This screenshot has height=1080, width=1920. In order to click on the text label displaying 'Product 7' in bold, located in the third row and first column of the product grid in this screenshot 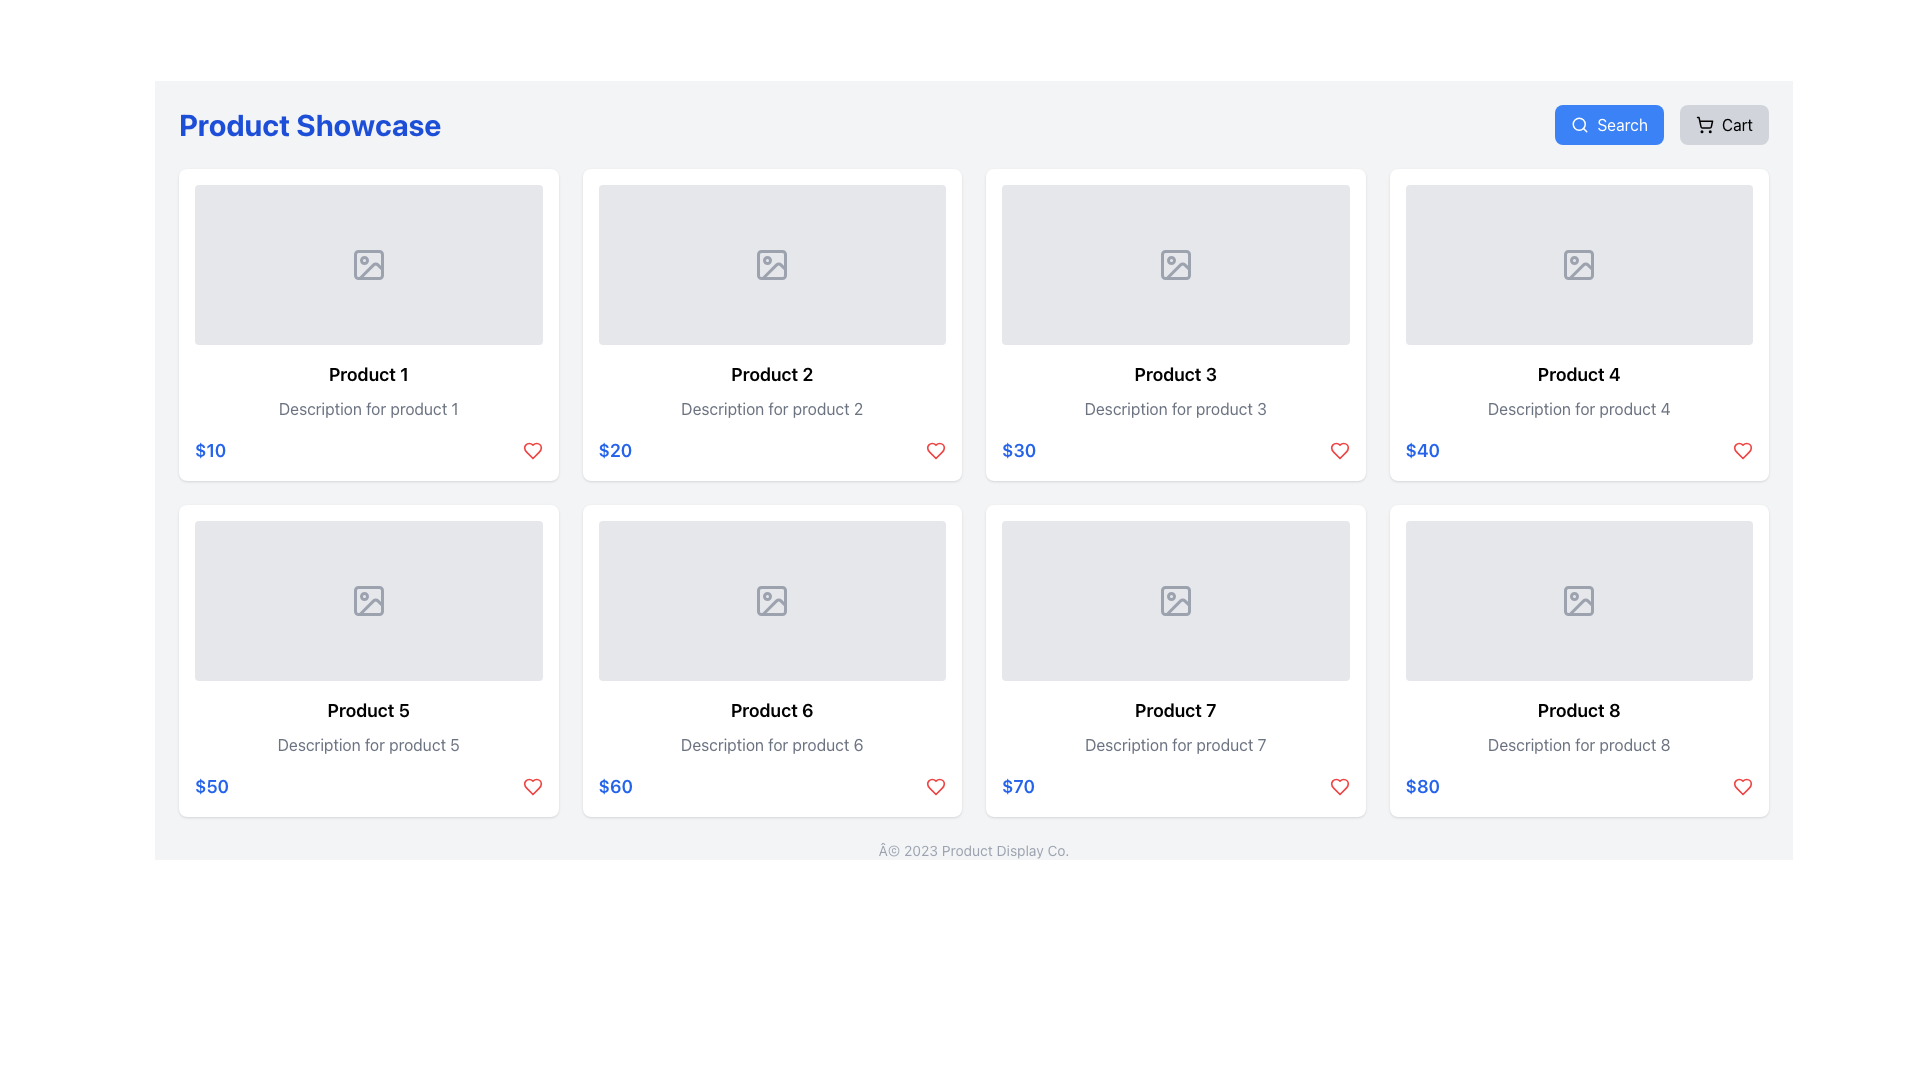, I will do `click(1175, 709)`.